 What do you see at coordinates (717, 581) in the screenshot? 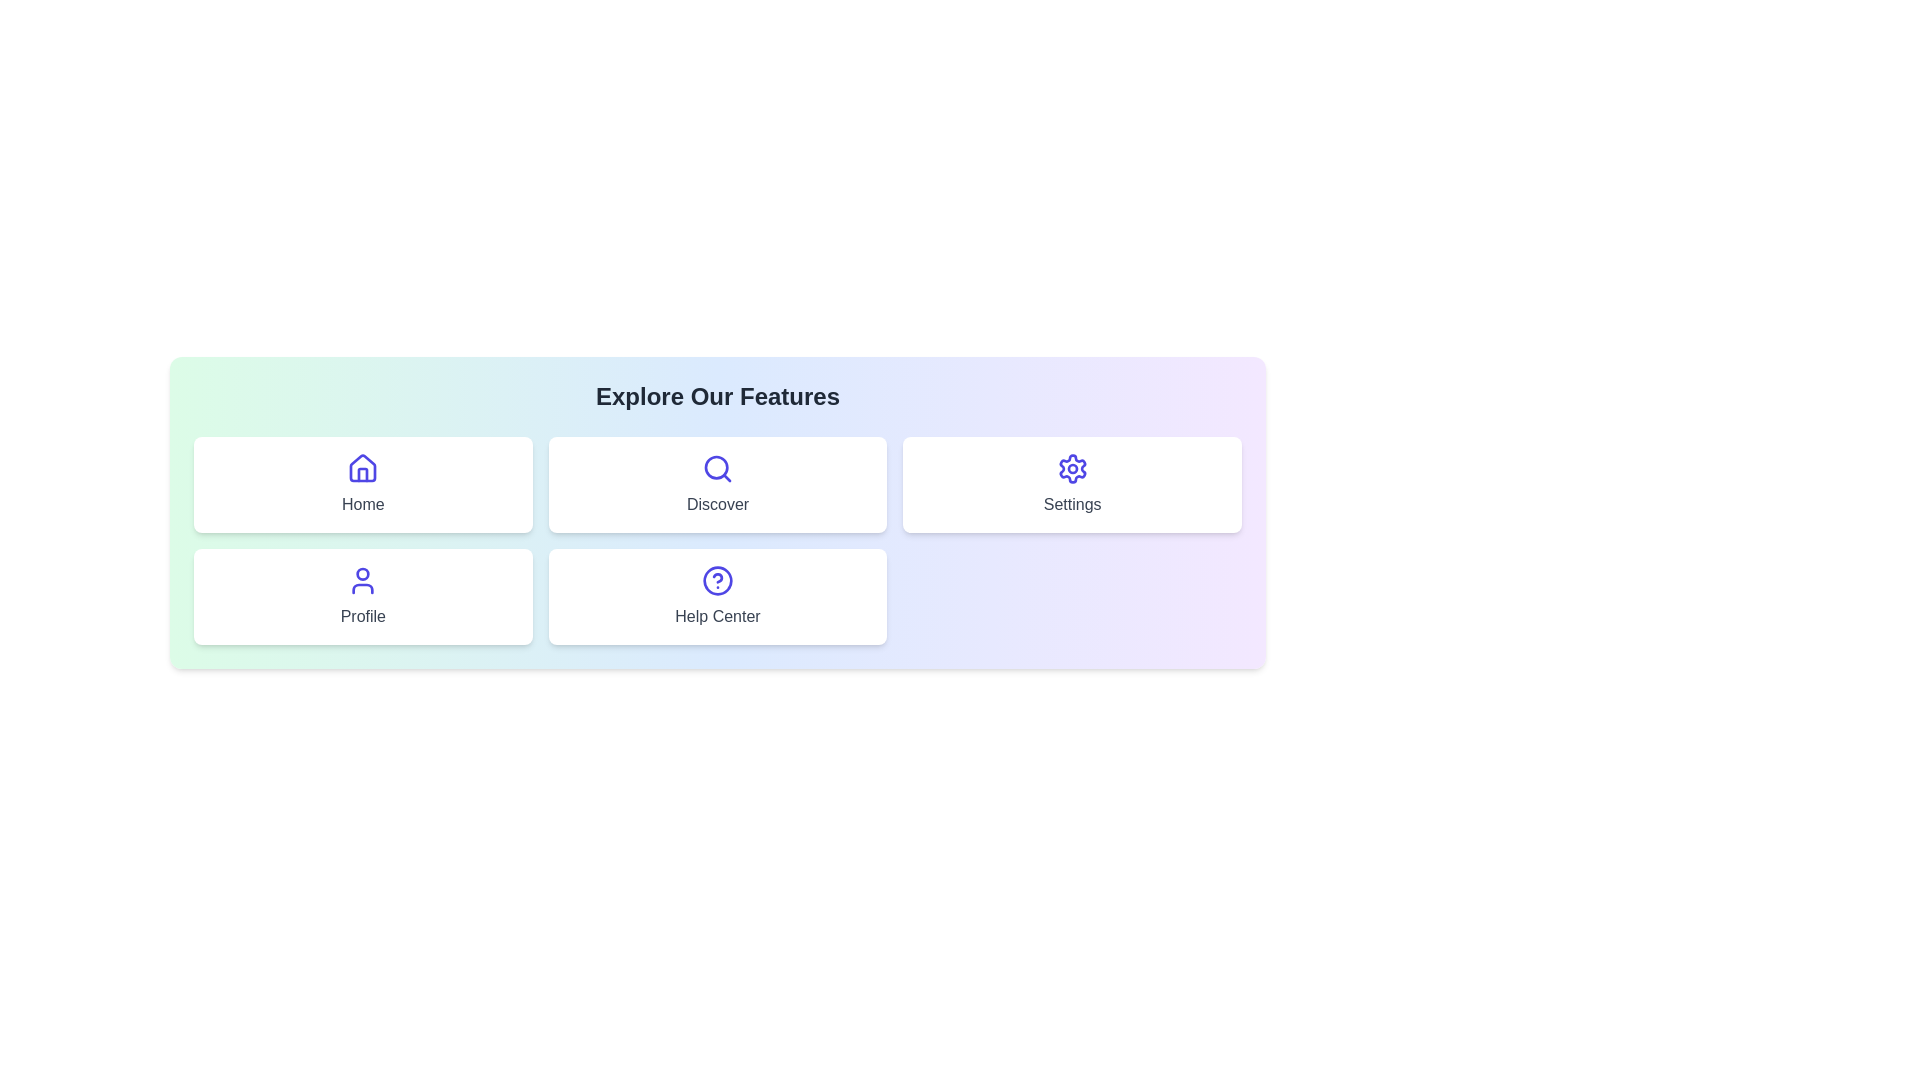
I see `the circular indigo icon with a question mark, located in the Help Center card at the bottom-right quadrant of the layout` at bounding box center [717, 581].